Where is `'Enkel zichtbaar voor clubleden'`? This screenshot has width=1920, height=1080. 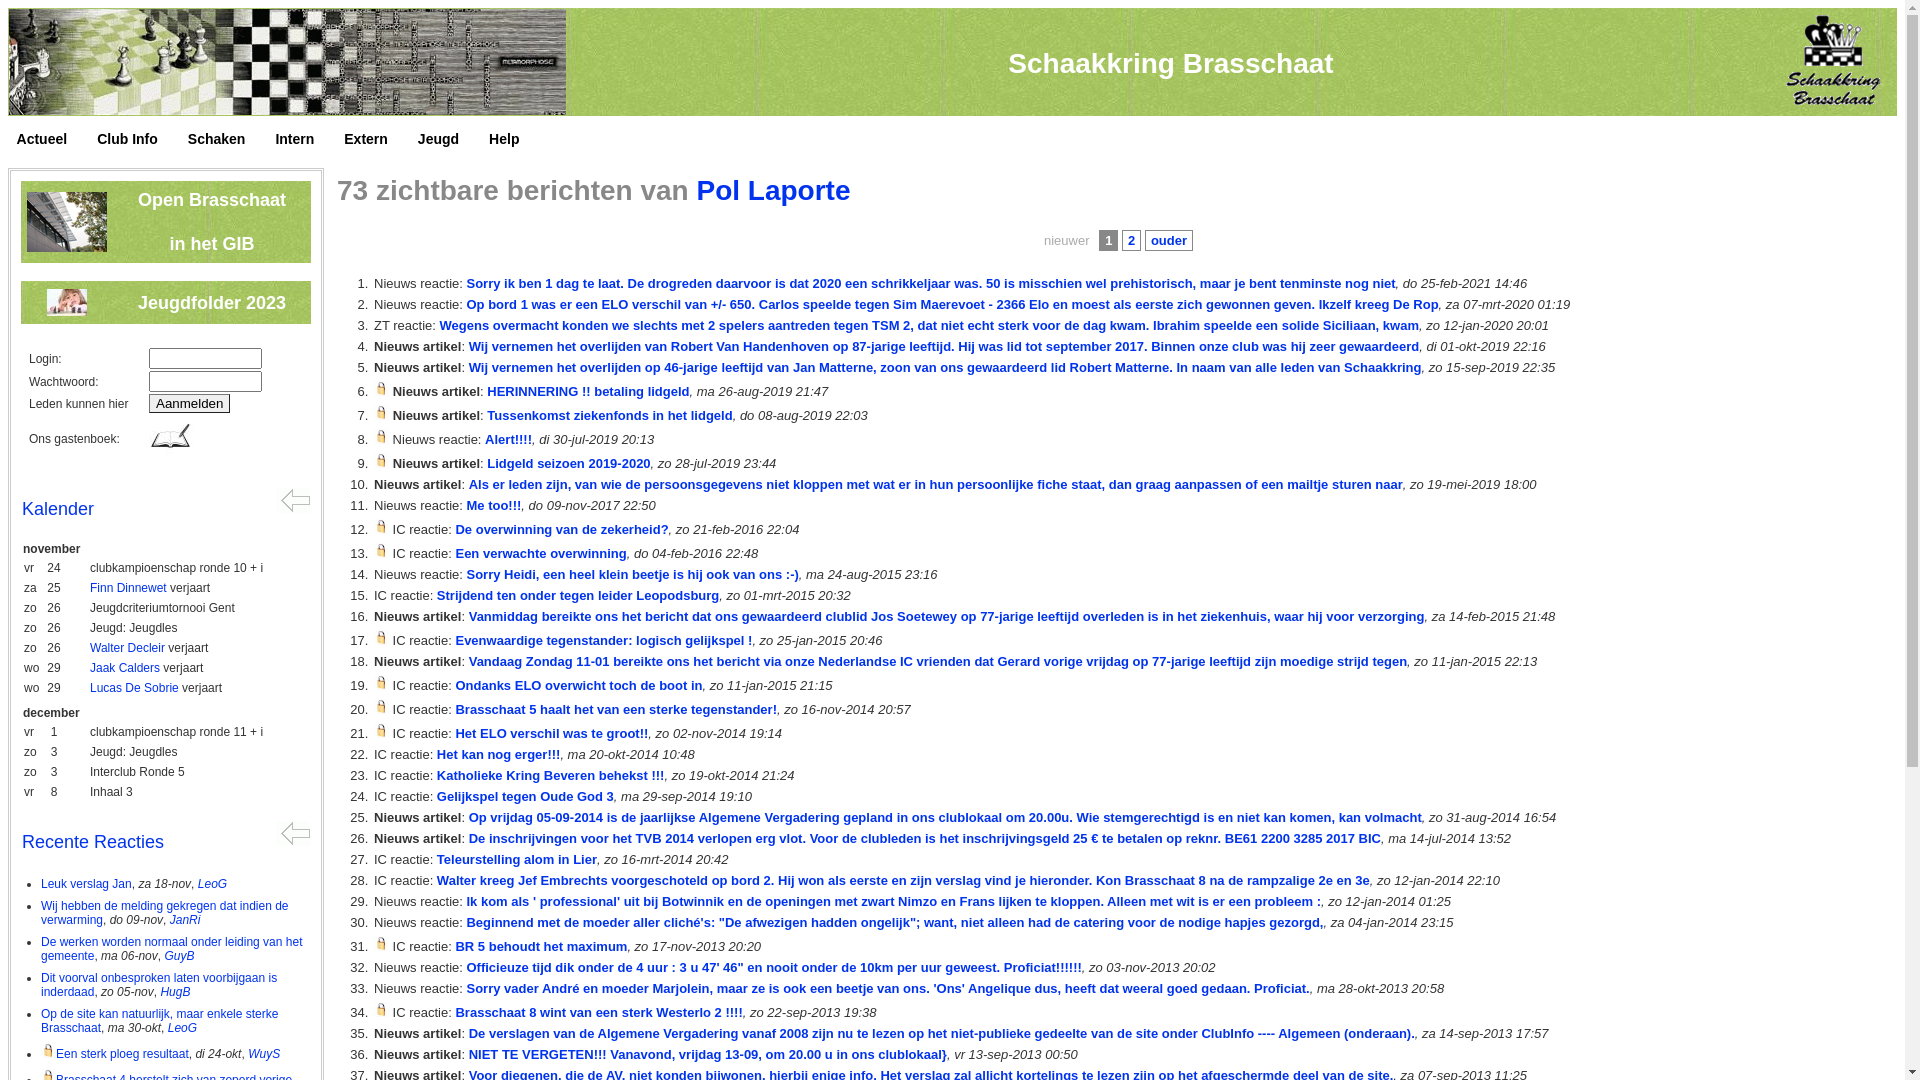
'Enkel zichtbaar voor clubleden' is located at coordinates (374, 705).